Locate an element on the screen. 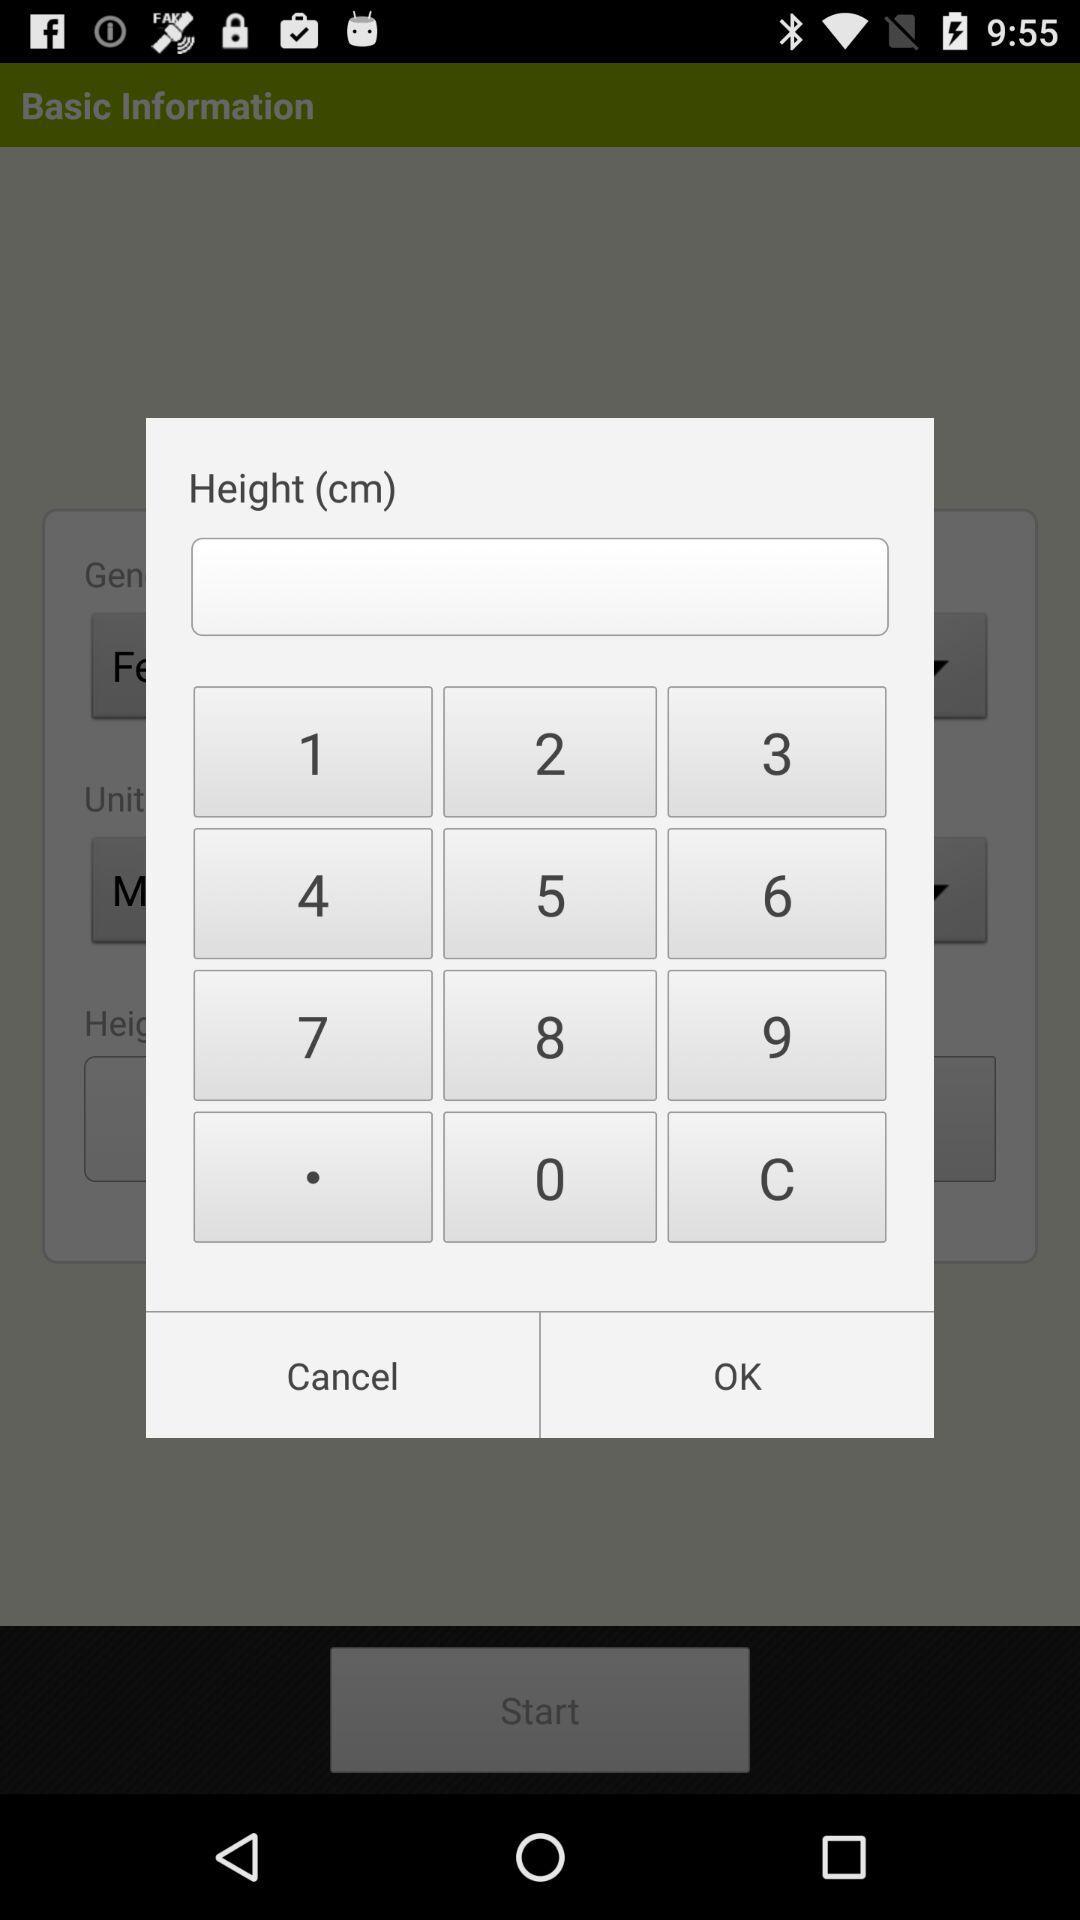 The width and height of the screenshot is (1080, 1920). the icon below 8 icon is located at coordinates (775, 1177).